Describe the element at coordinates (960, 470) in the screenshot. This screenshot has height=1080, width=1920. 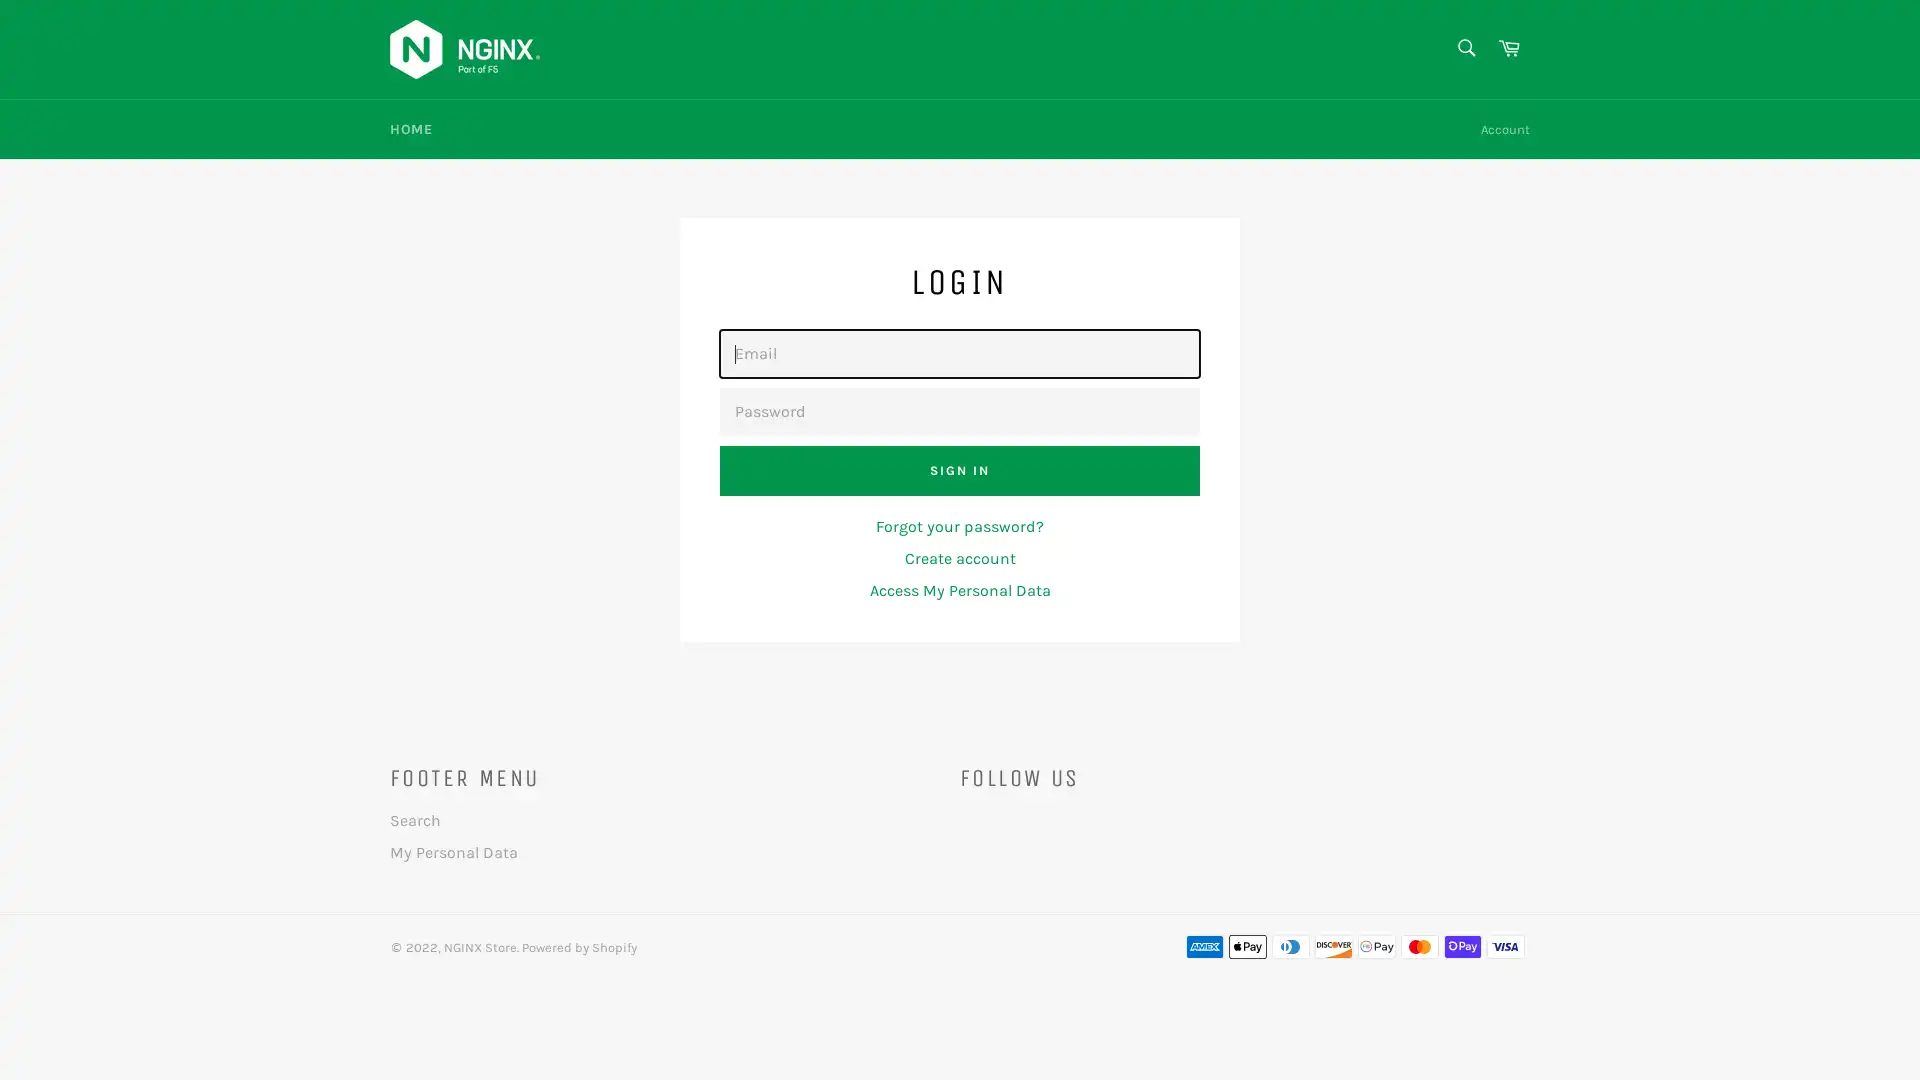
I see `Sign In` at that location.